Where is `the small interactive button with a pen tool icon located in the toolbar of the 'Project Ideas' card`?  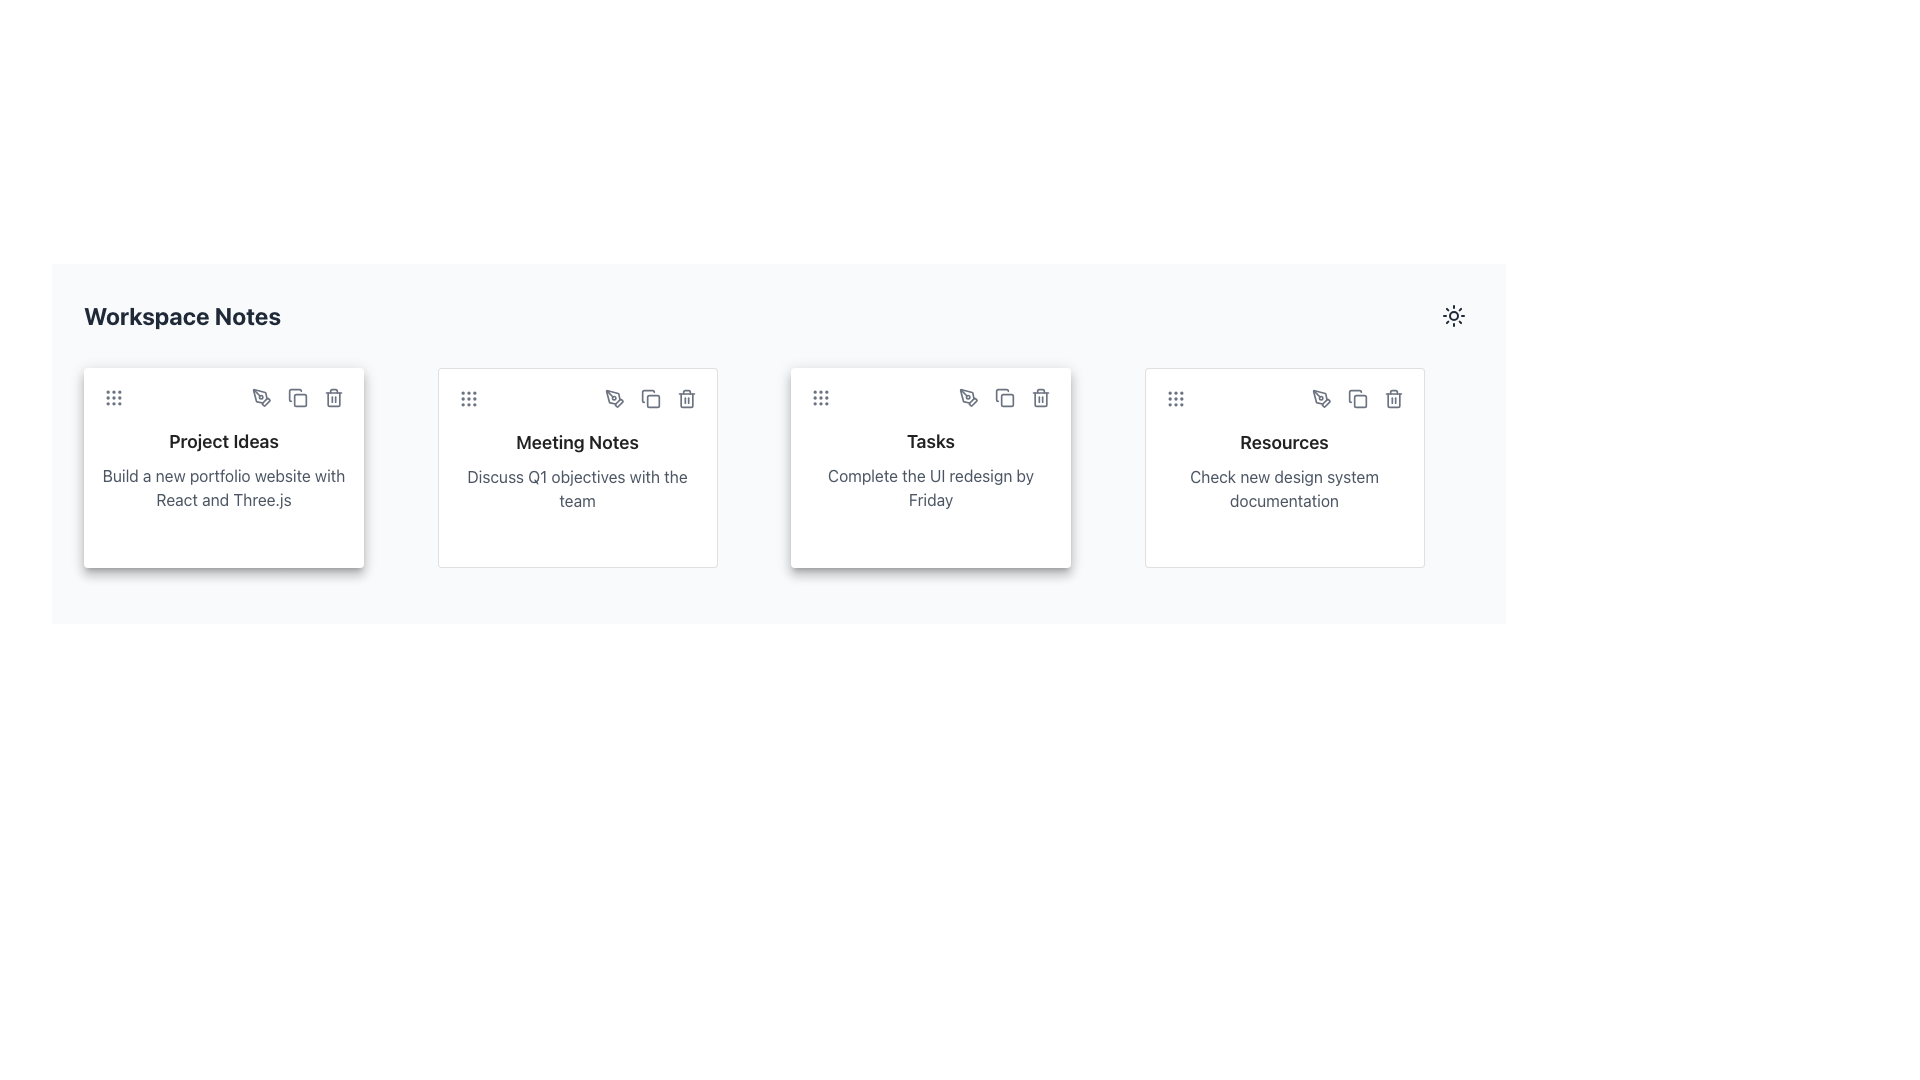
the small interactive button with a pen tool icon located in the toolbar of the 'Project Ideas' card is located at coordinates (261, 397).